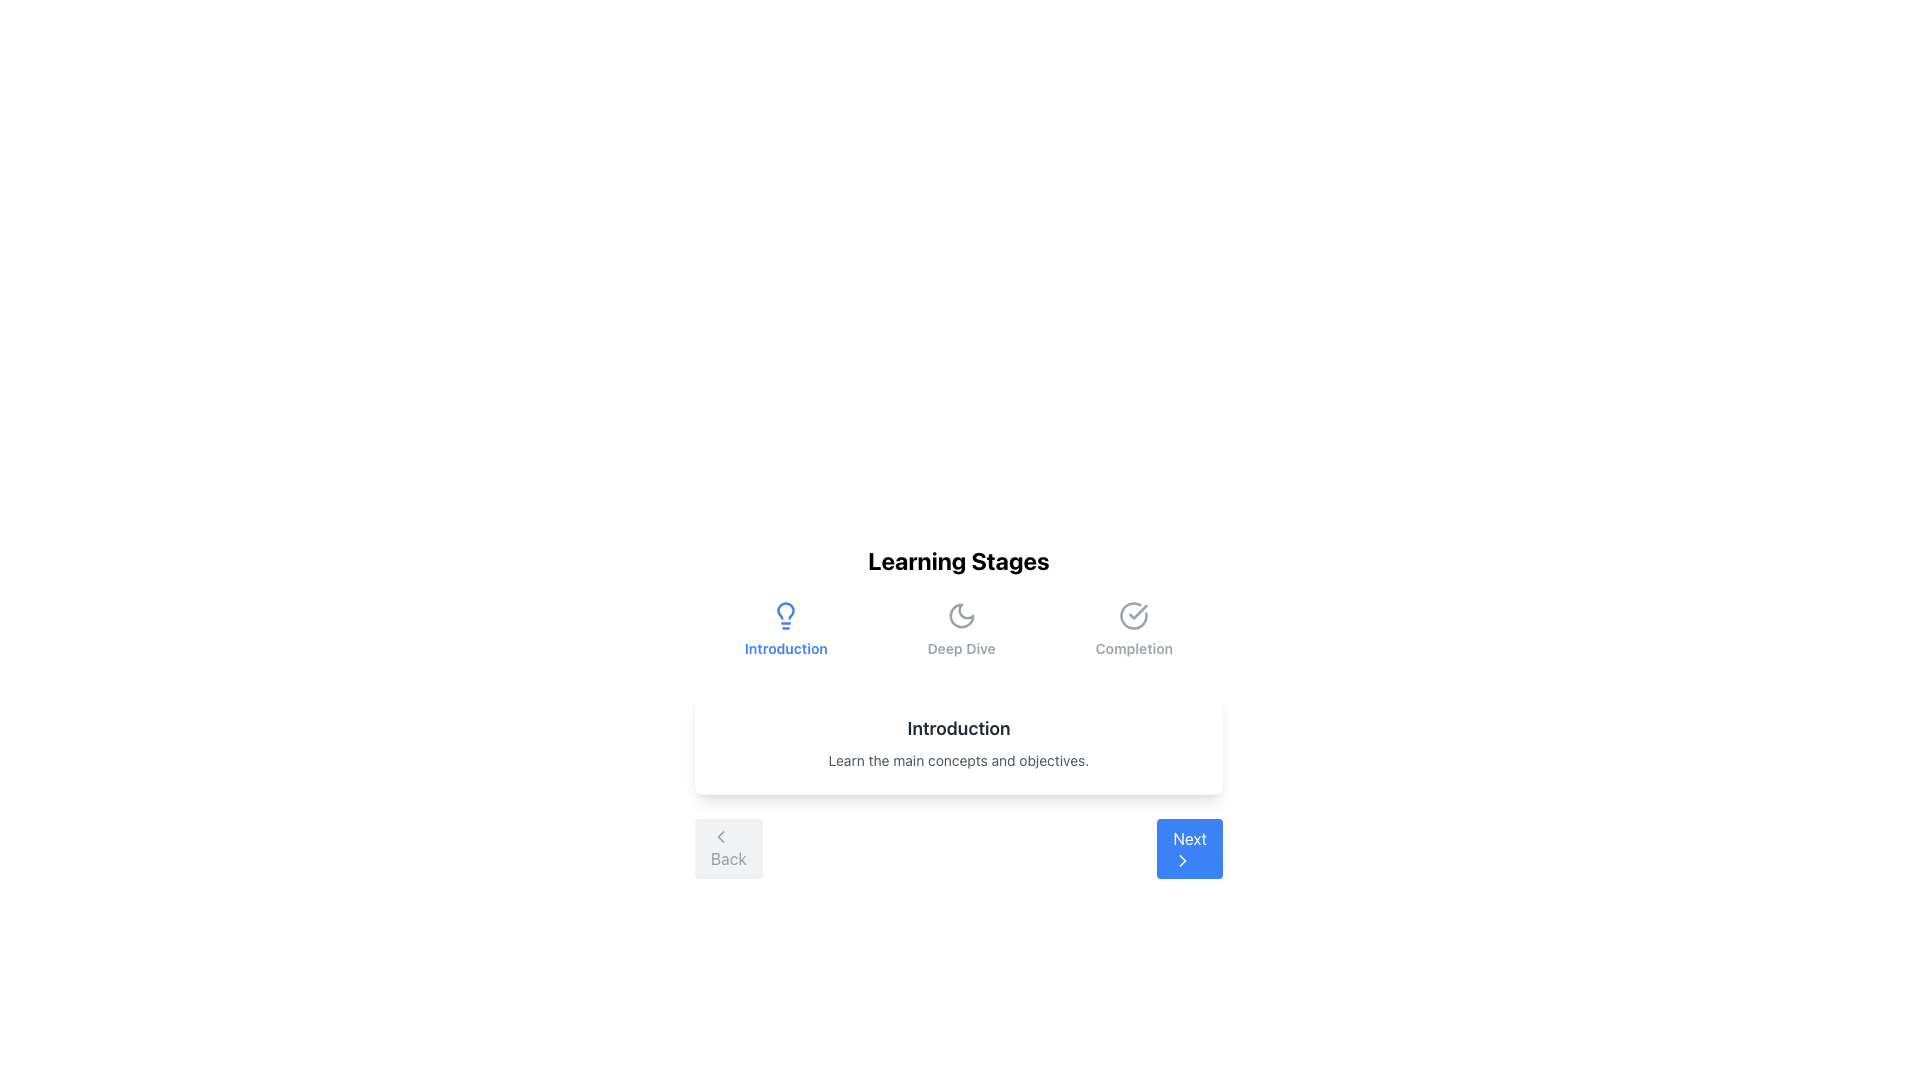 This screenshot has width=1920, height=1080. What do you see at coordinates (720, 837) in the screenshot?
I see `the left-pointing chevron icon located within the gray 'Back' button` at bounding box center [720, 837].